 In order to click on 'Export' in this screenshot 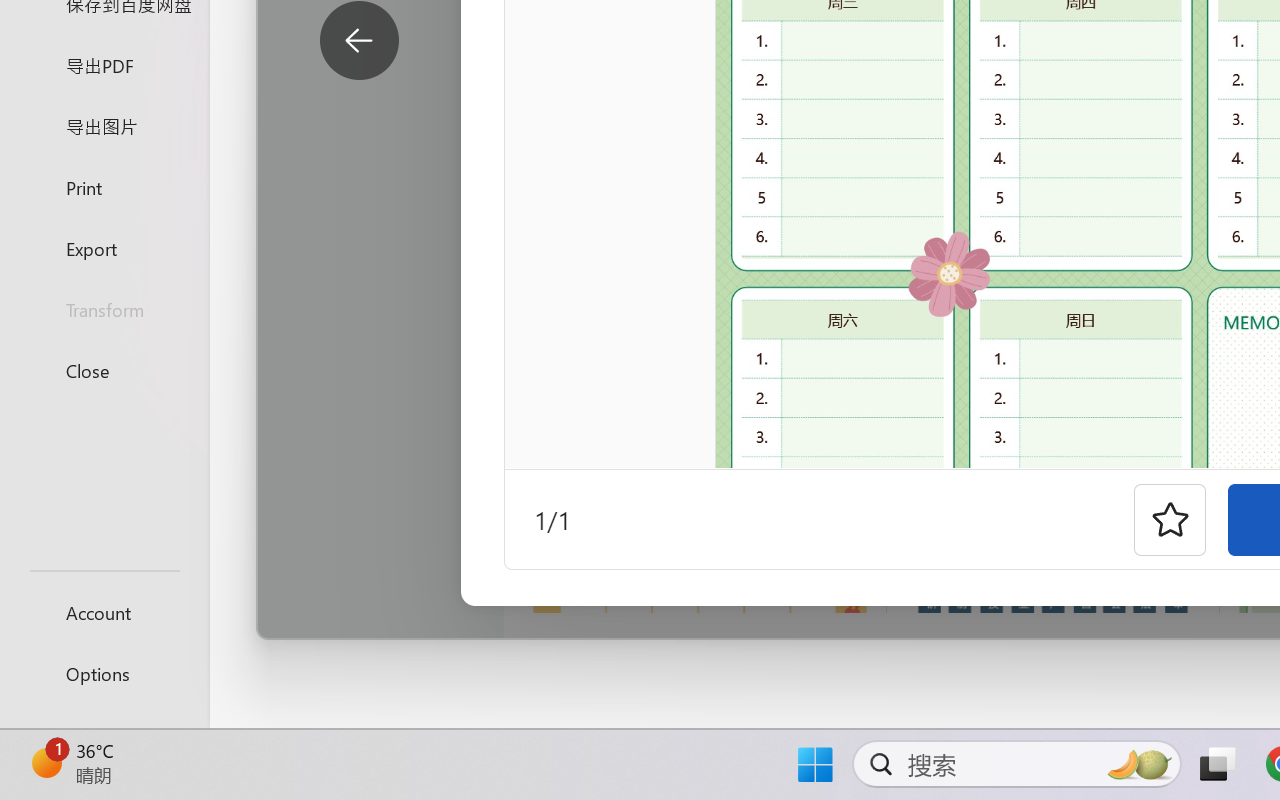, I will do `click(103, 247)`.